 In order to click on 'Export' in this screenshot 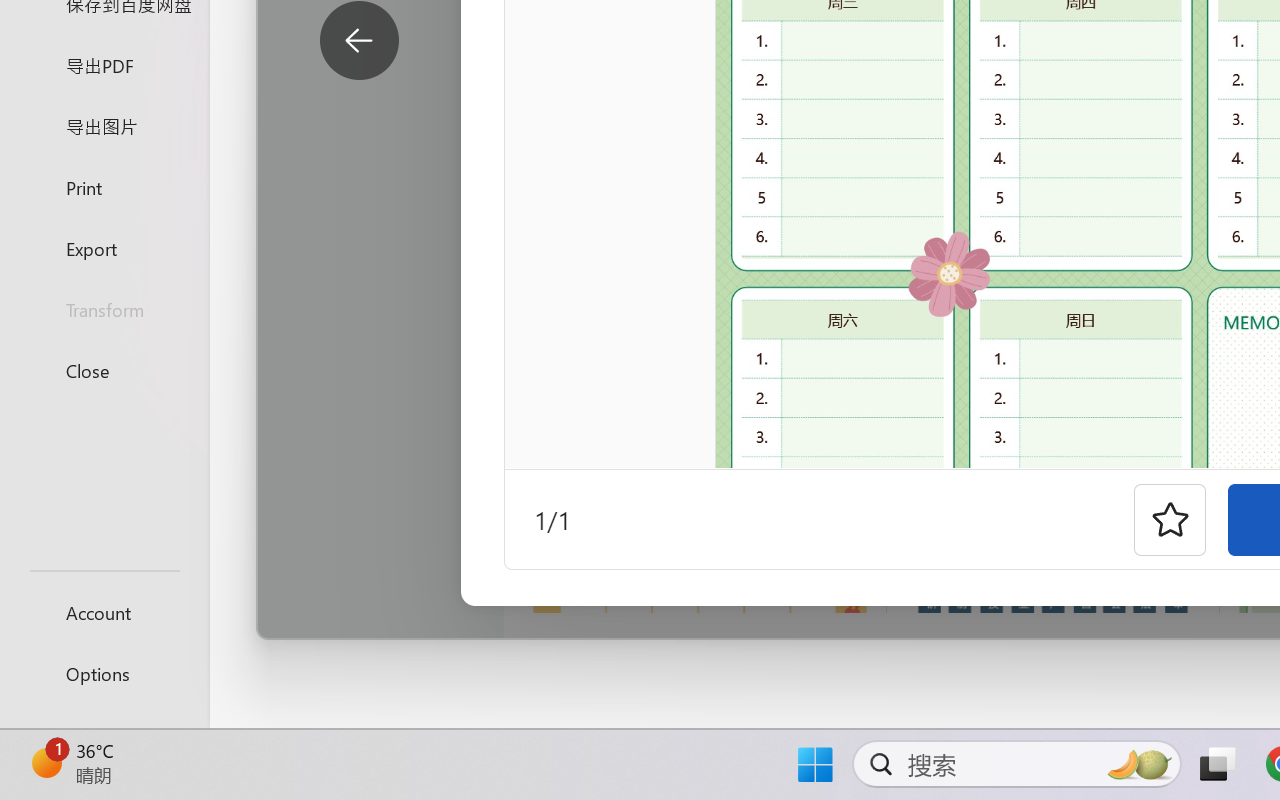, I will do `click(103, 247)`.